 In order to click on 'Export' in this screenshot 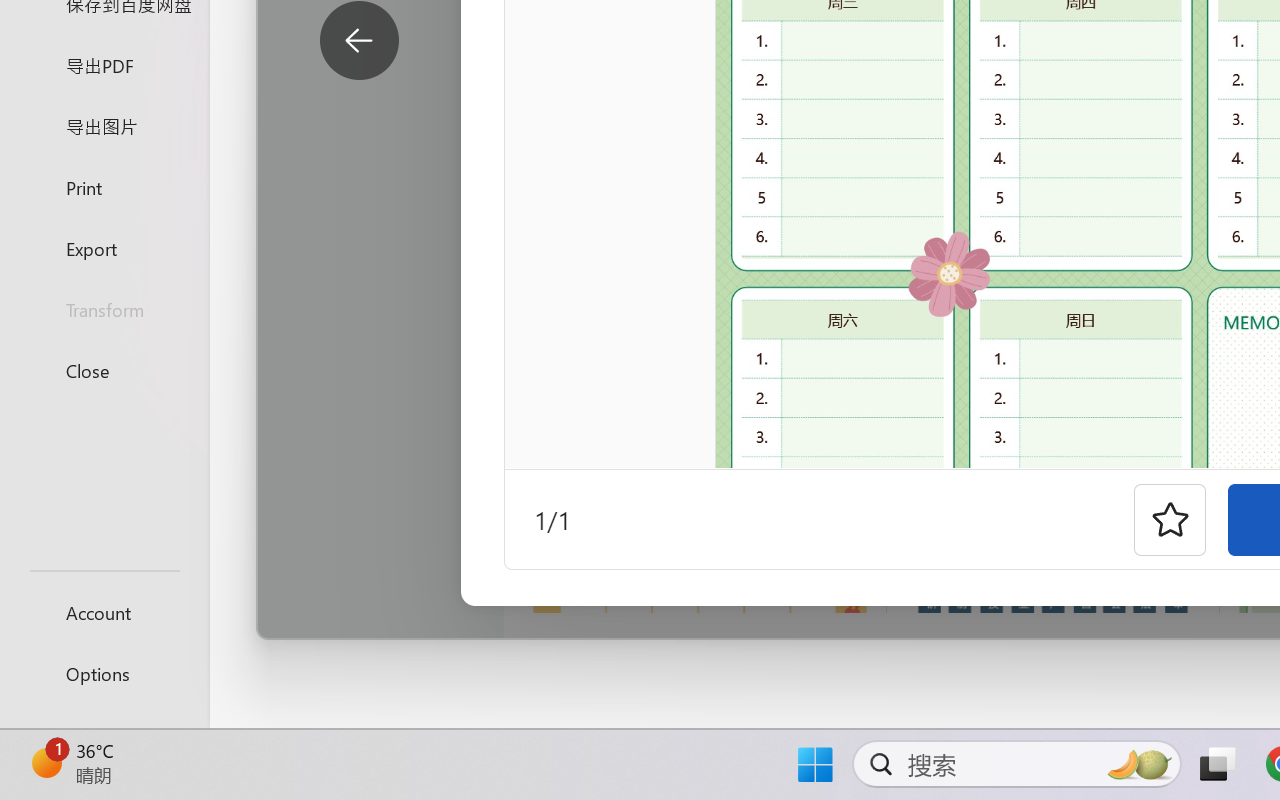, I will do `click(103, 247)`.